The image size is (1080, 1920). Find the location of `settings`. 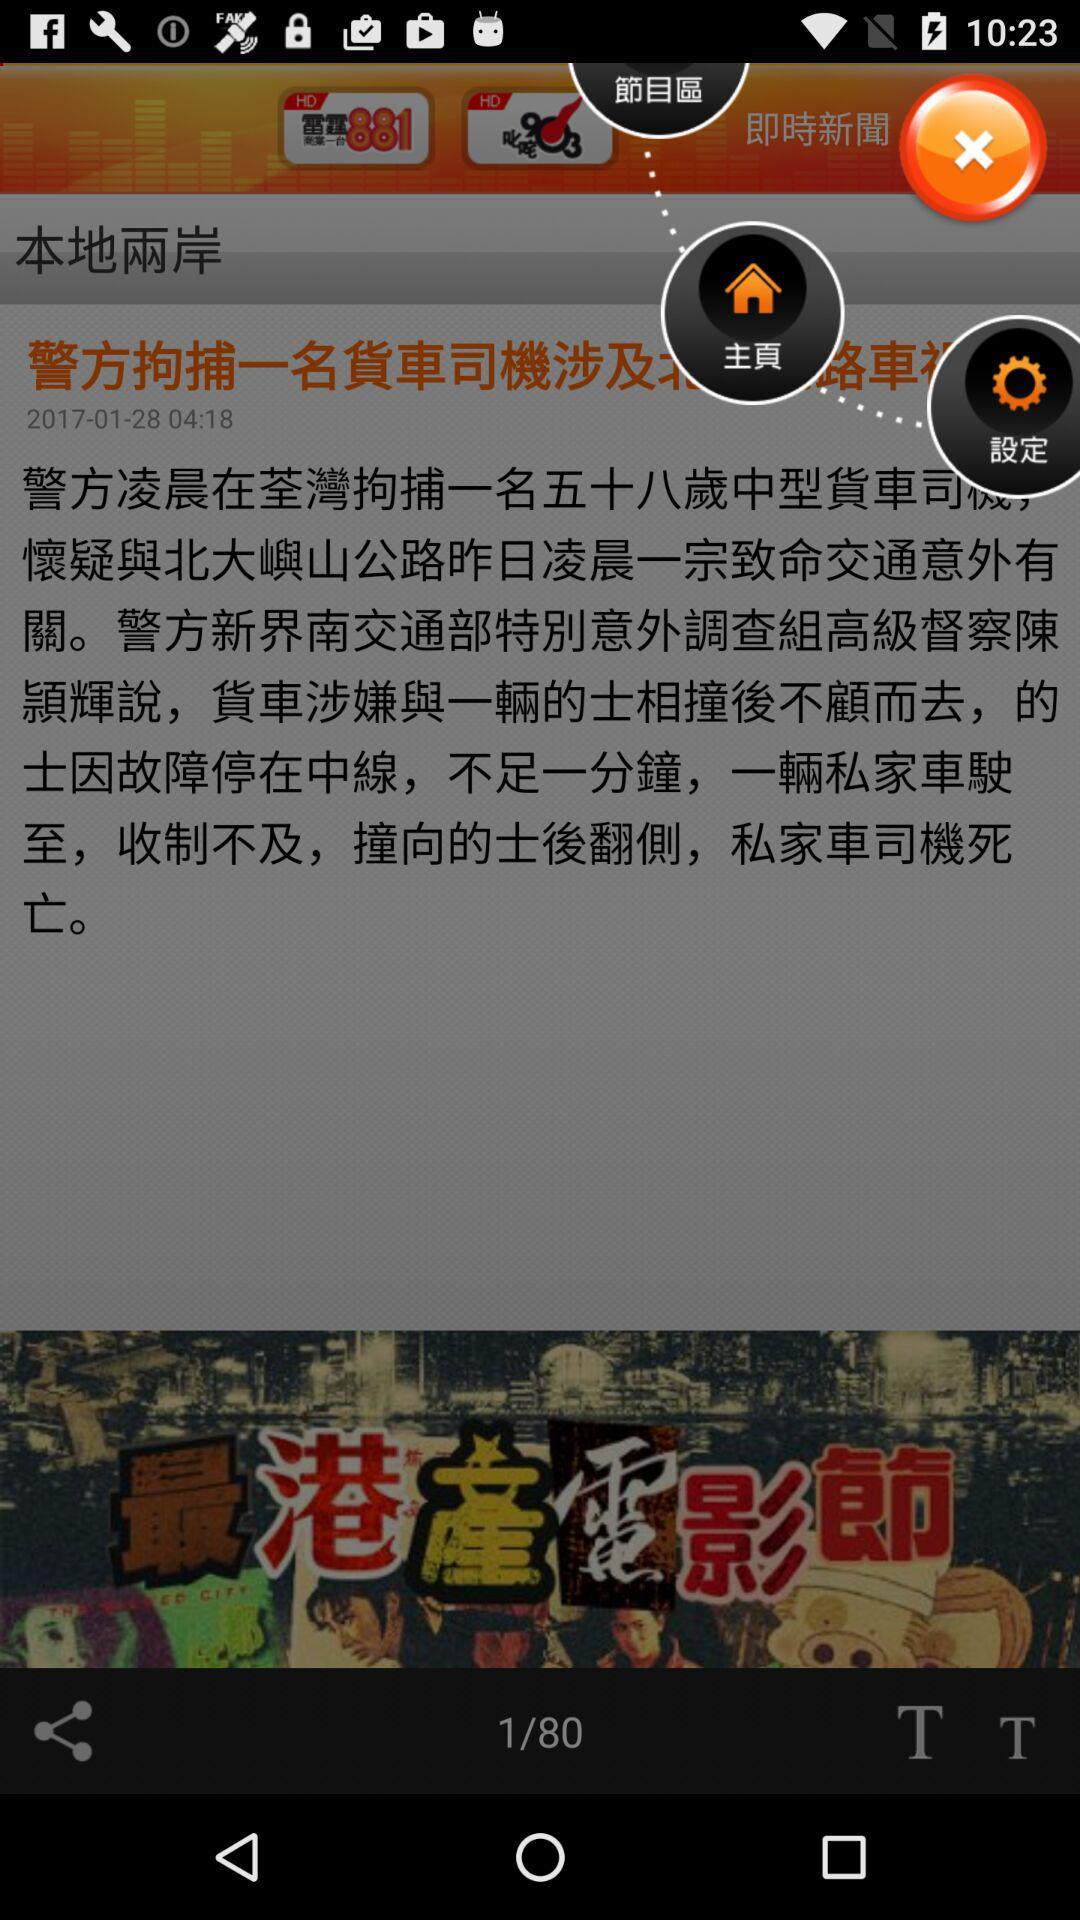

settings is located at coordinates (1003, 405).